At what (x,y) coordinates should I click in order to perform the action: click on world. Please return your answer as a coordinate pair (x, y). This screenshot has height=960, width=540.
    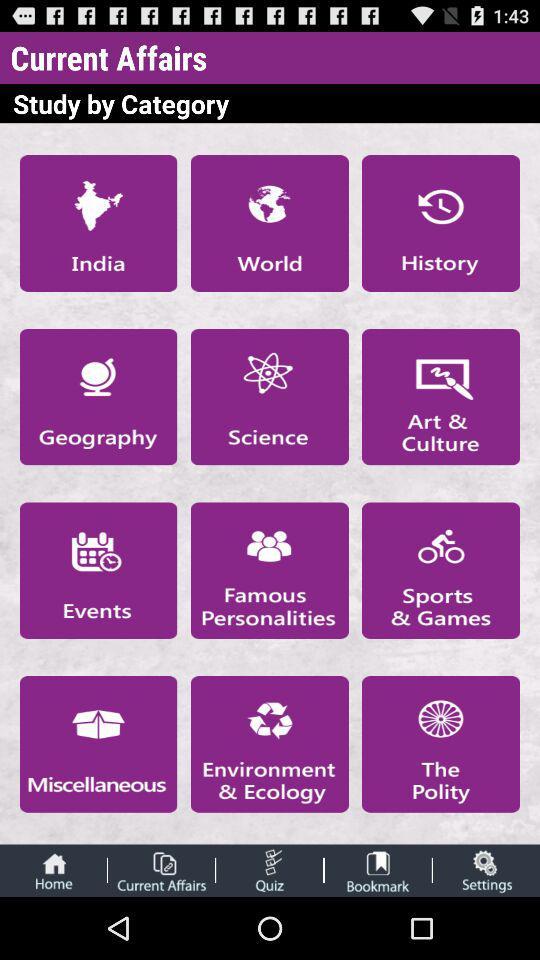
    Looking at the image, I should click on (269, 223).